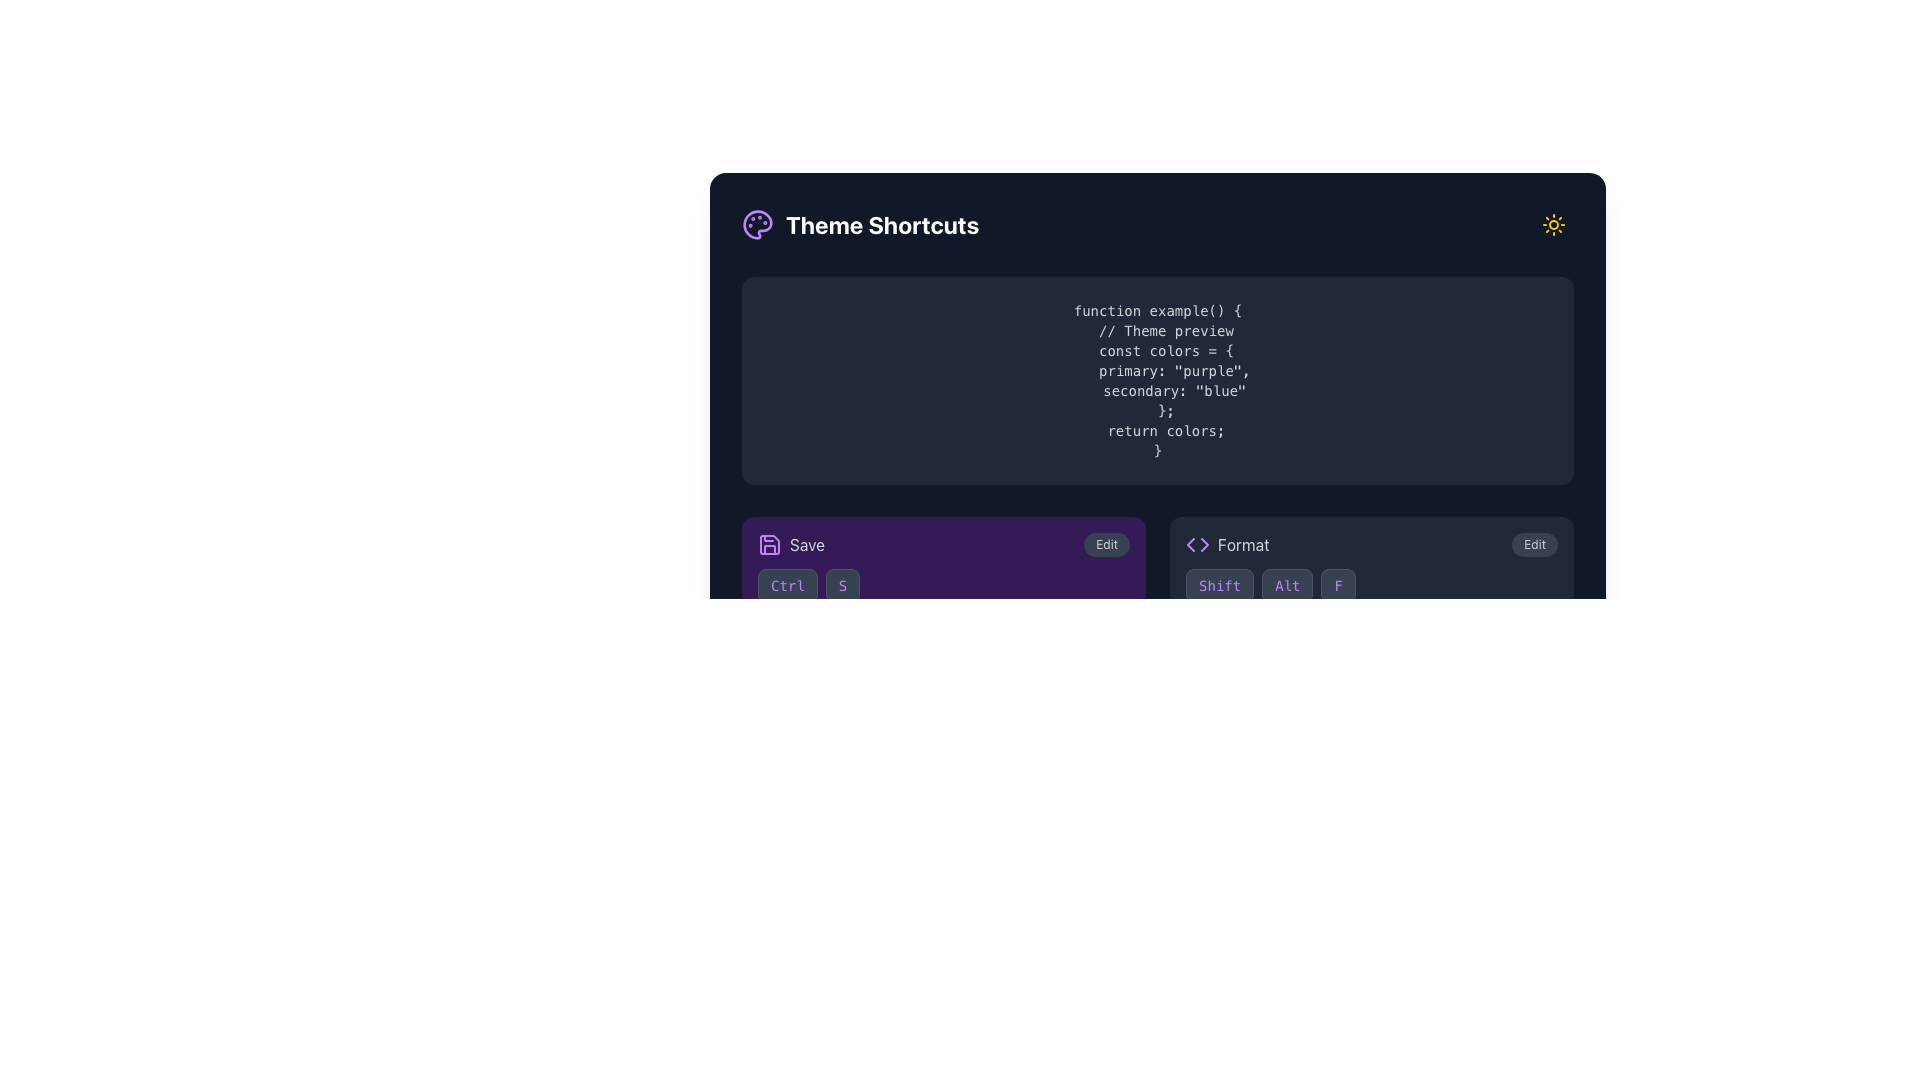  I want to click on label of the keyboard shortcut button located to the left of the 'S' button in the bottom-left section of the dark-themed interface, so click(786, 585).